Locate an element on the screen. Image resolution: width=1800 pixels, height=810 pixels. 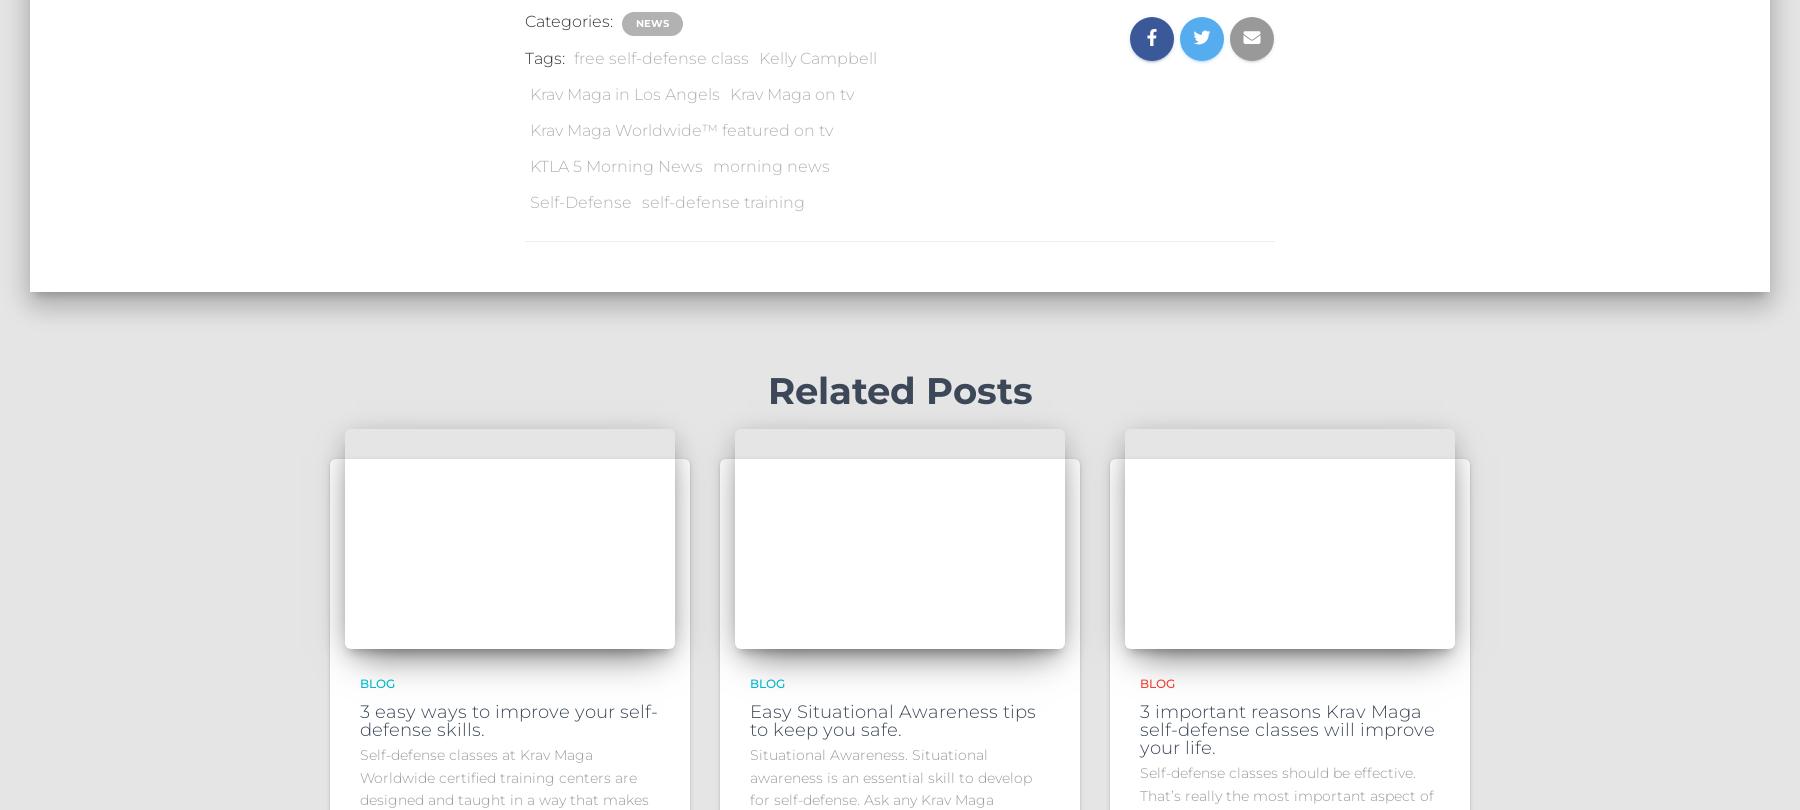
'KTLA 5 Morning News' is located at coordinates (528, 165).